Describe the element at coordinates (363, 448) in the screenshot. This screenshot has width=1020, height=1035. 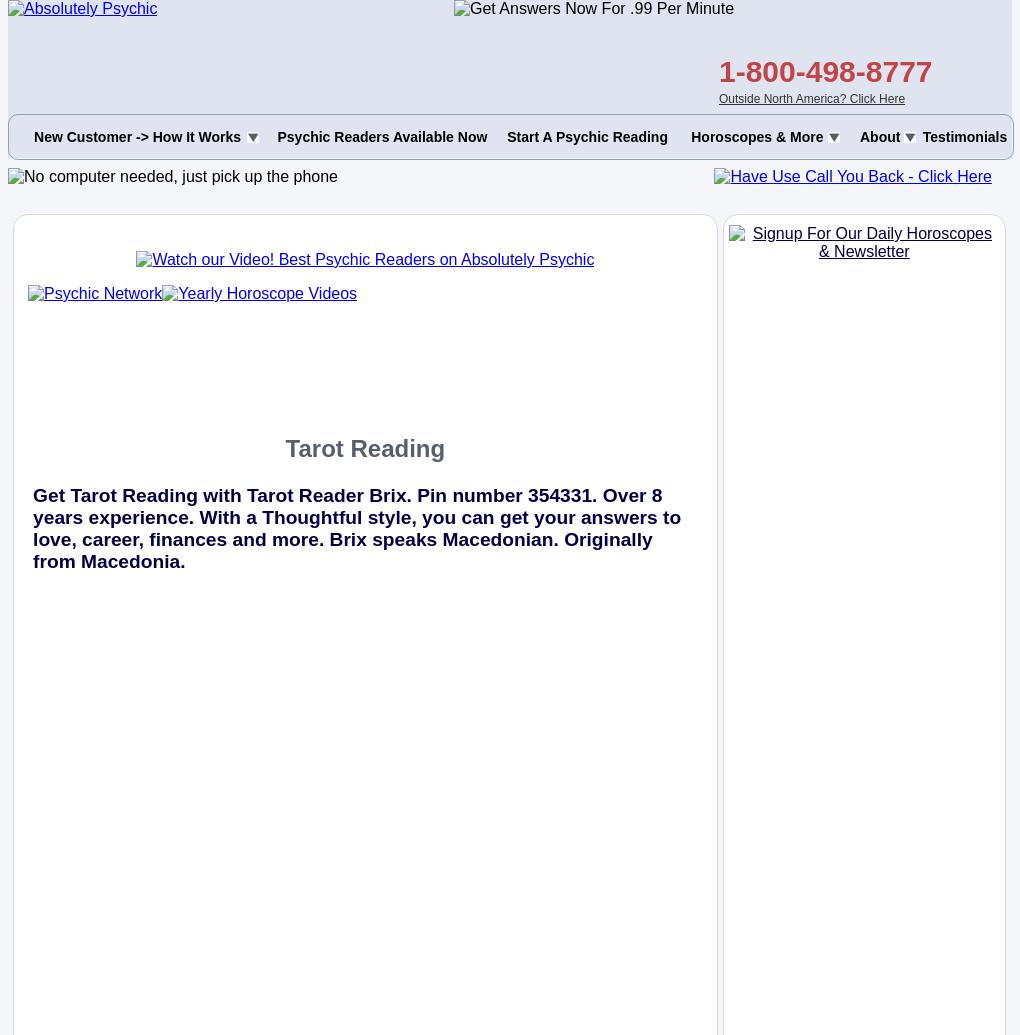
I see `'Tarot Reading'` at that location.